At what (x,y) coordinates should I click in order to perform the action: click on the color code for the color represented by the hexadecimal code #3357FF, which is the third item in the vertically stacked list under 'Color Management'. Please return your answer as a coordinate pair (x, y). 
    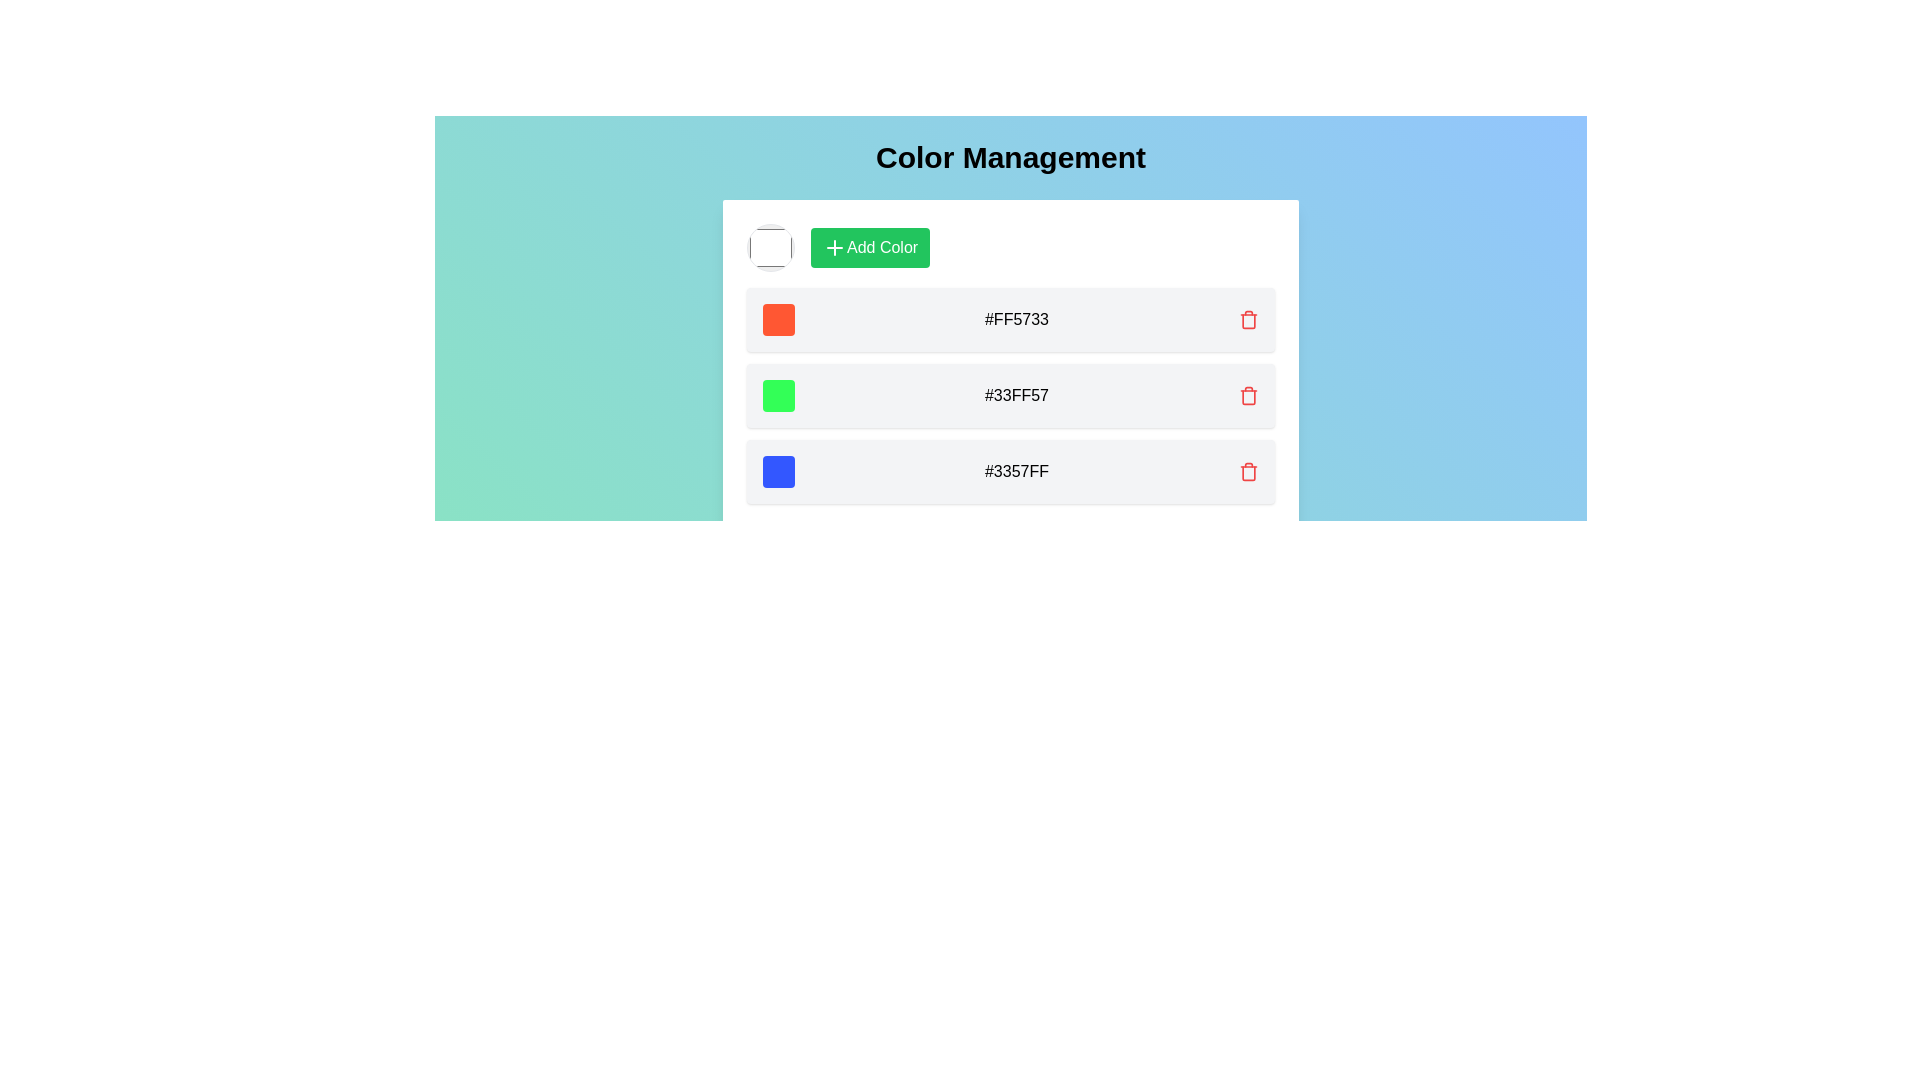
    Looking at the image, I should click on (1011, 471).